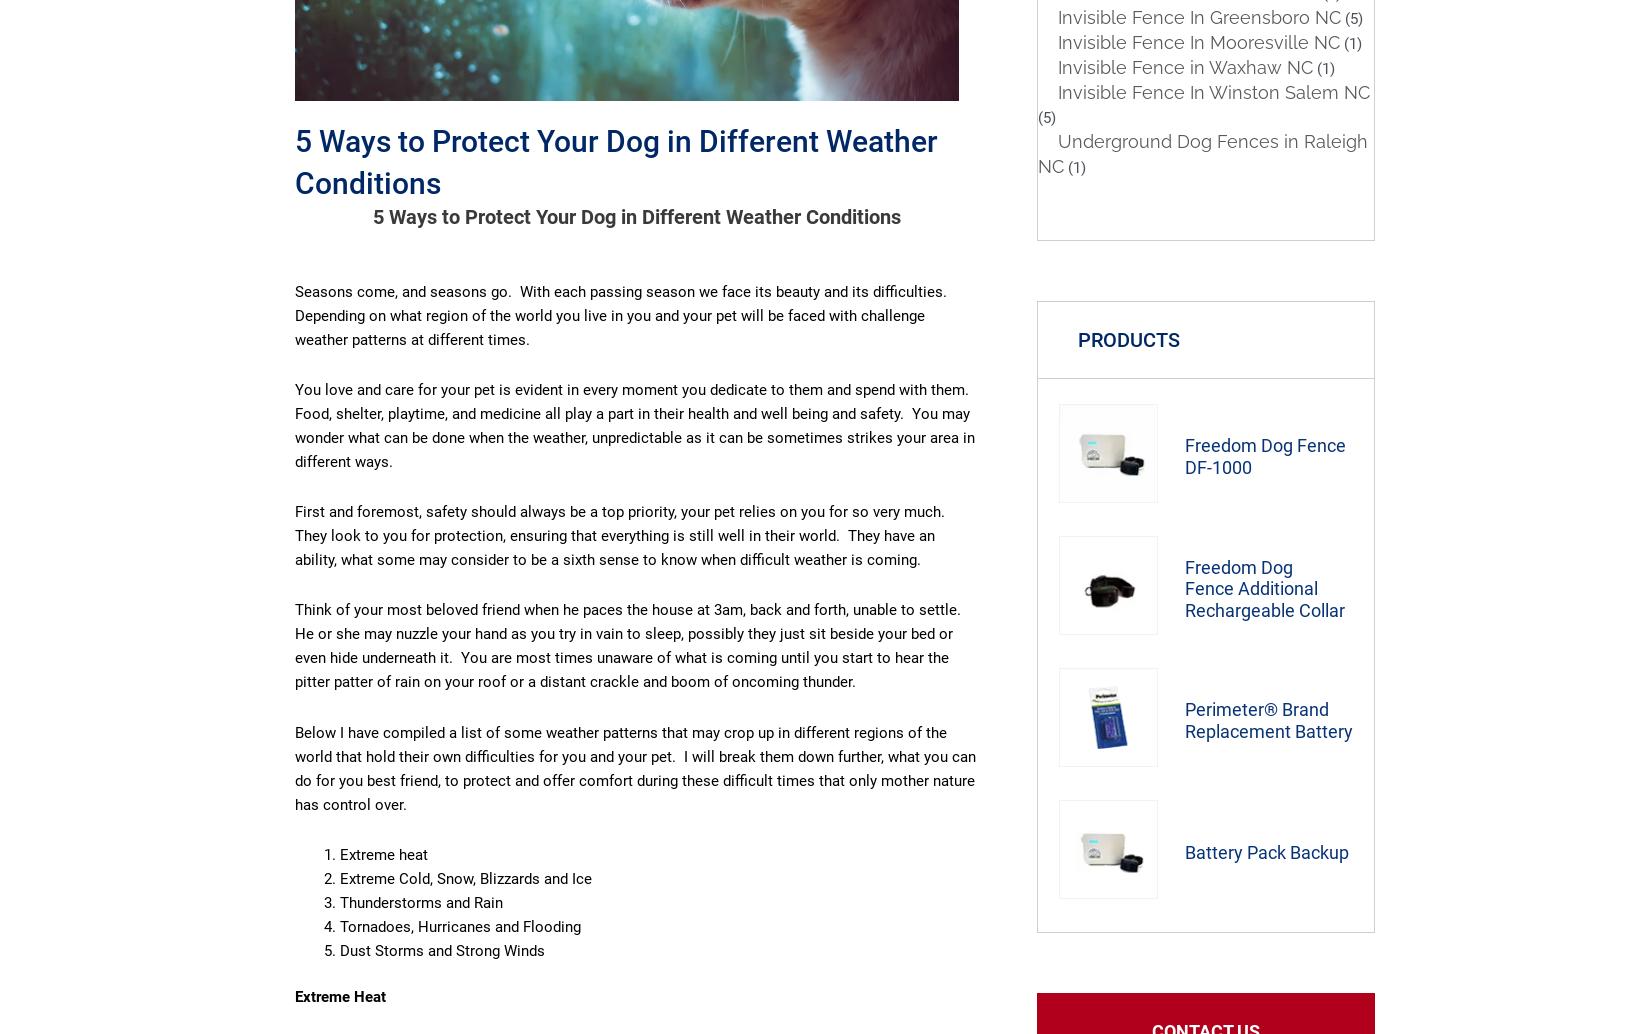  I want to click on 'Freedom Dog', so click(1238, 566).